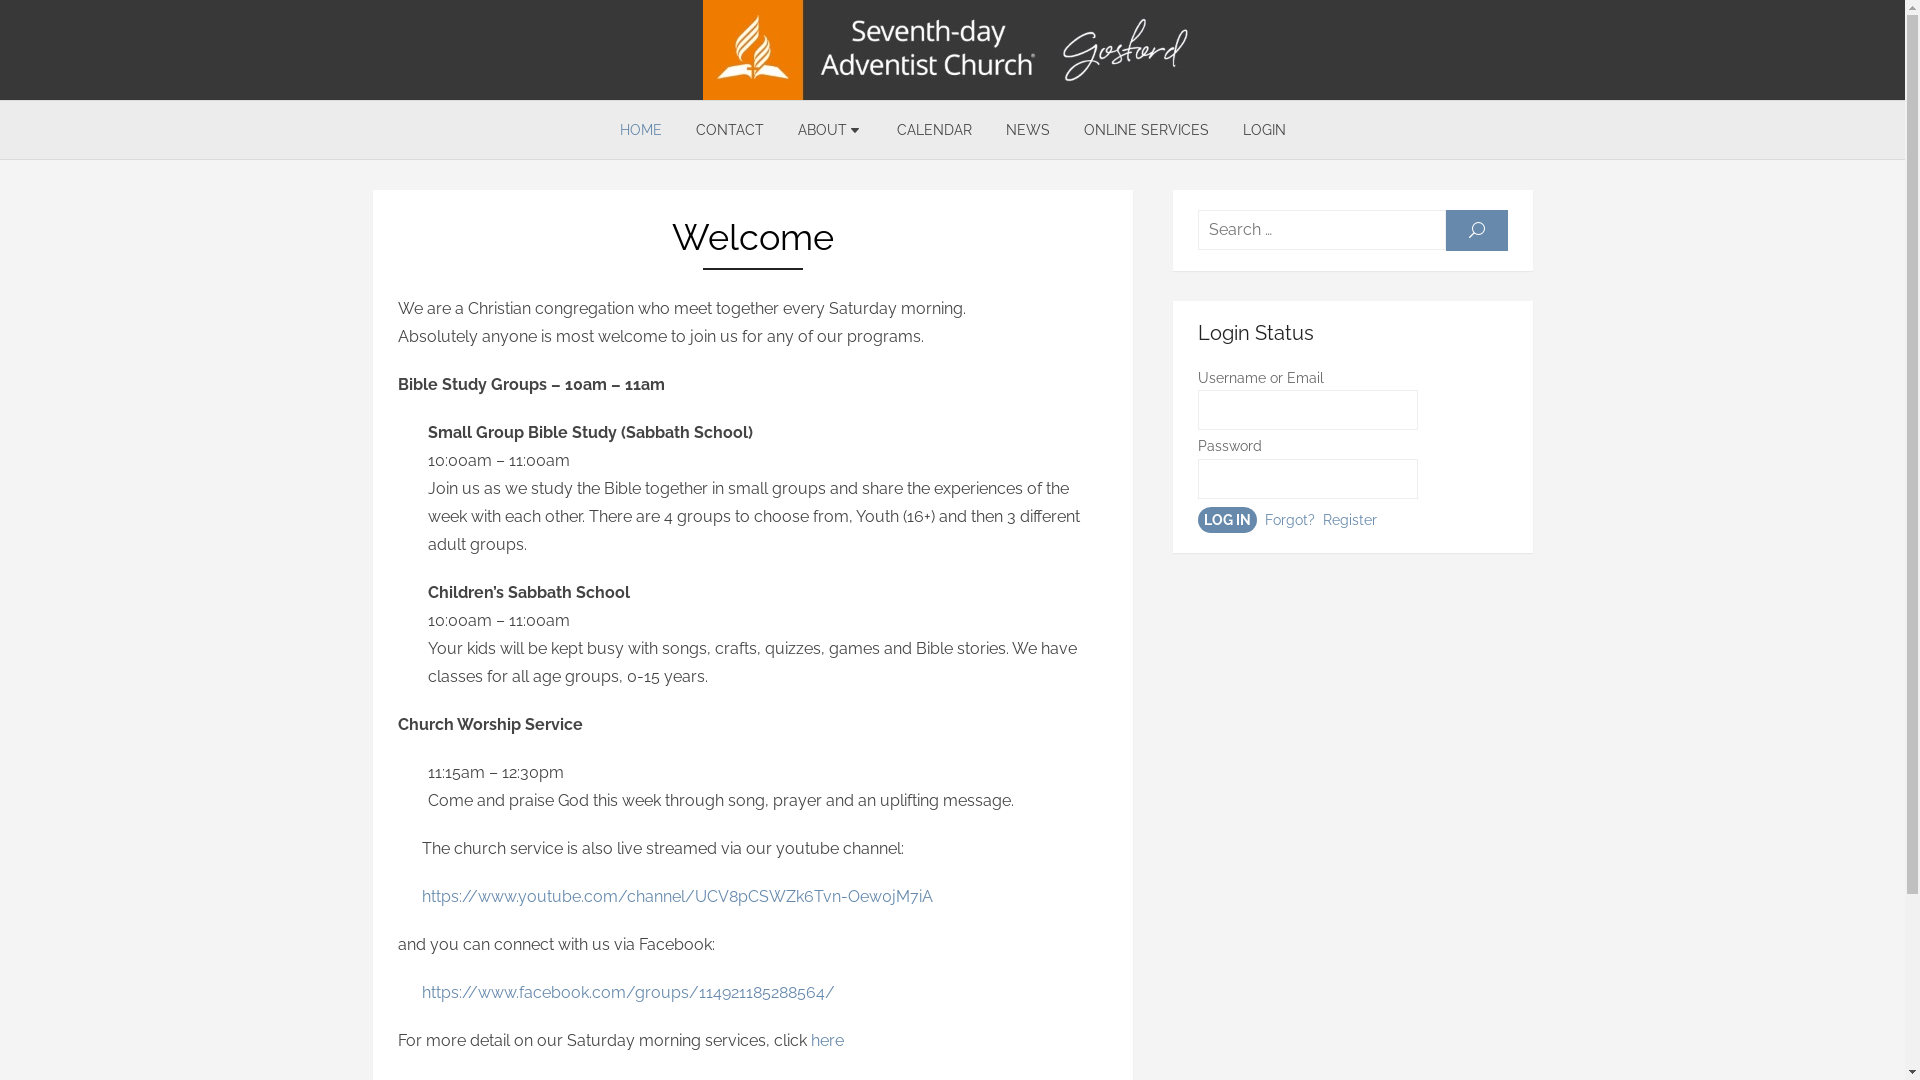 The width and height of the screenshot is (1920, 1080). I want to click on 'Forgot?', so click(1262, 519).